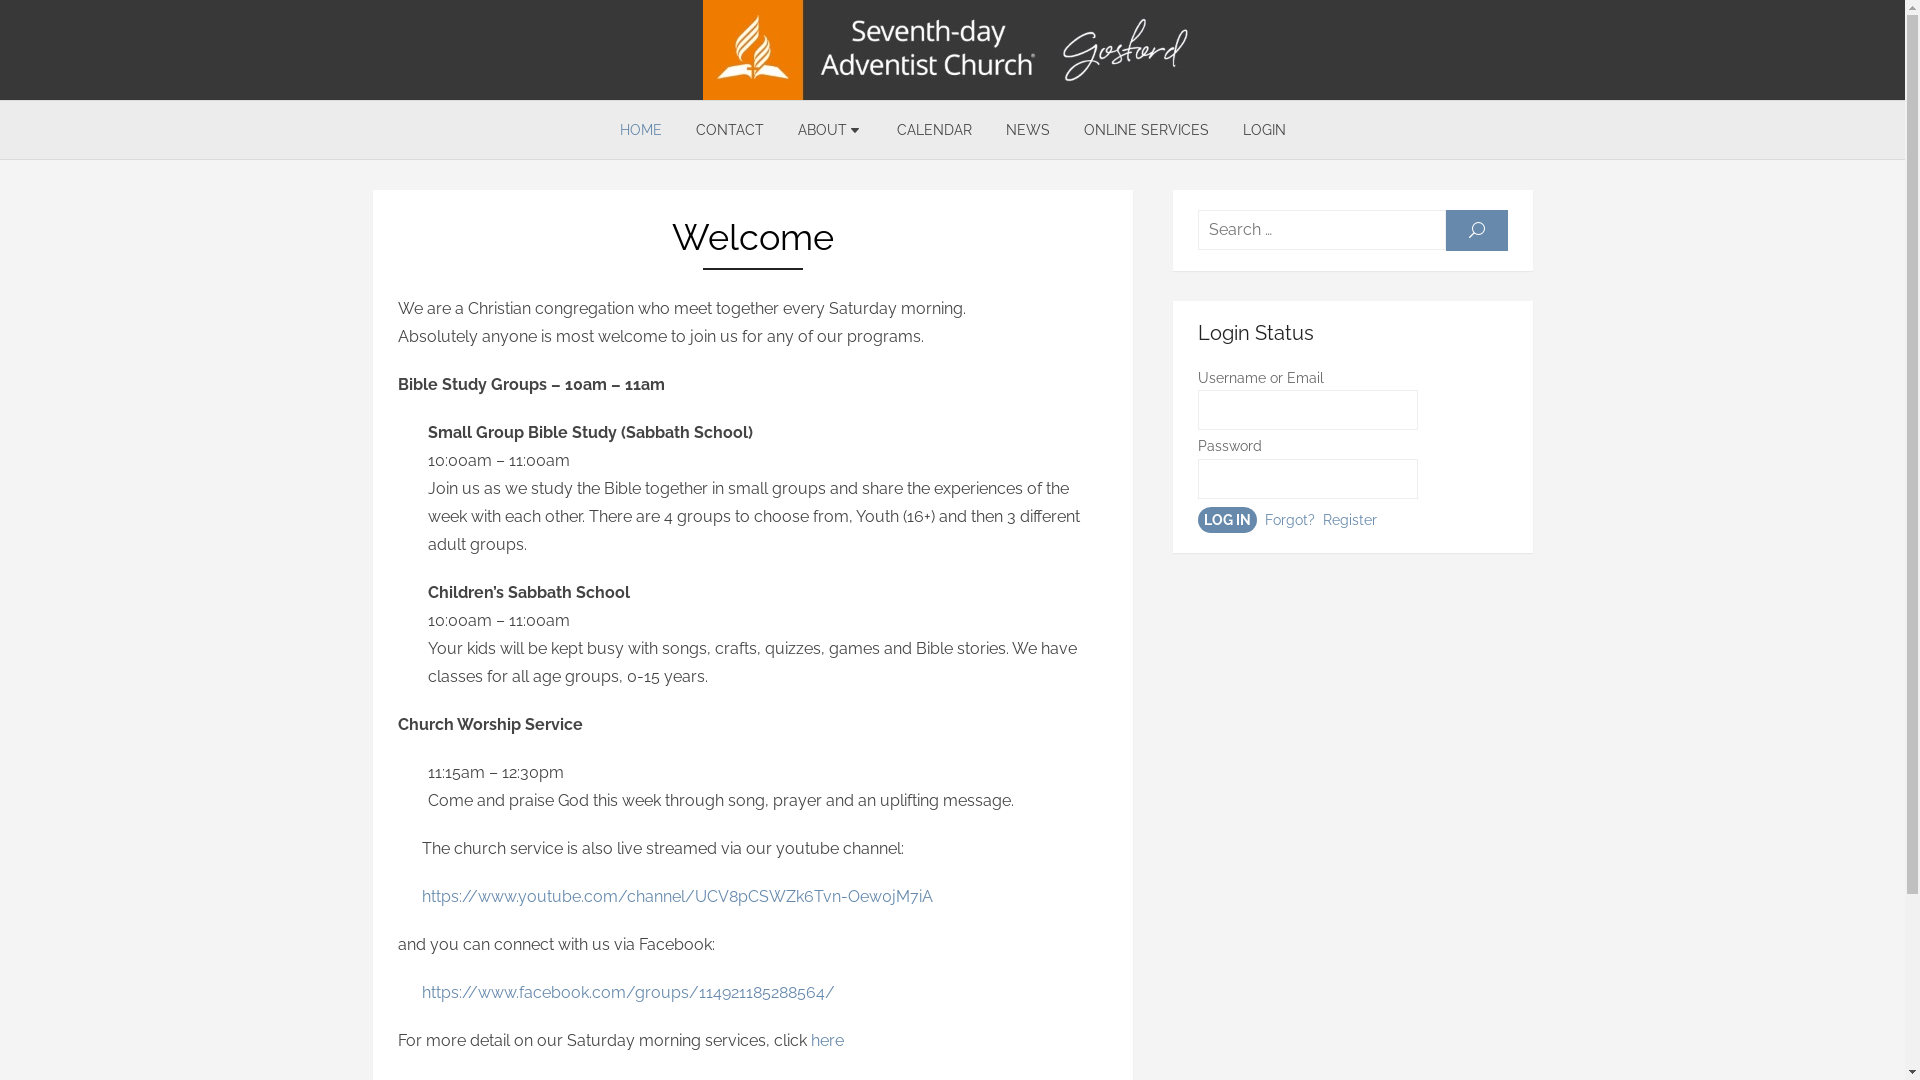 The width and height of the screenshot is (1920, 1080). I want to click on 'Forgot?', so click(1262, 519).